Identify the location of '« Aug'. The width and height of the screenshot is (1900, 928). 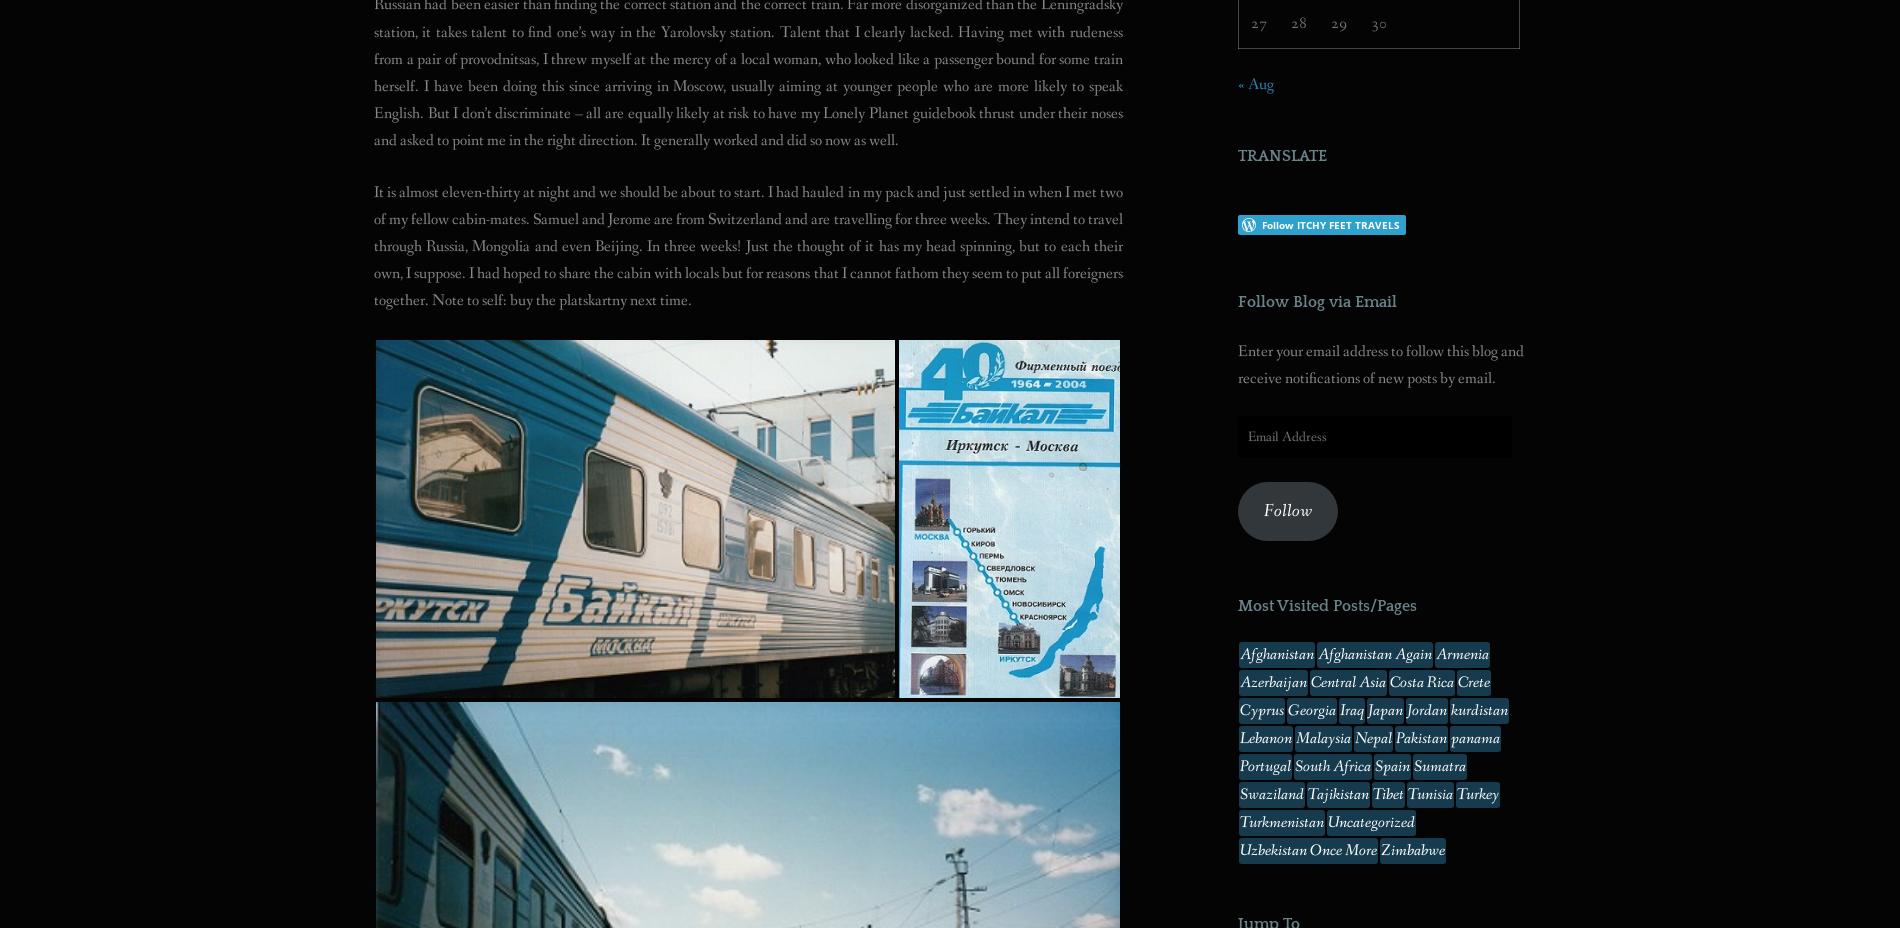
(1255, 82).